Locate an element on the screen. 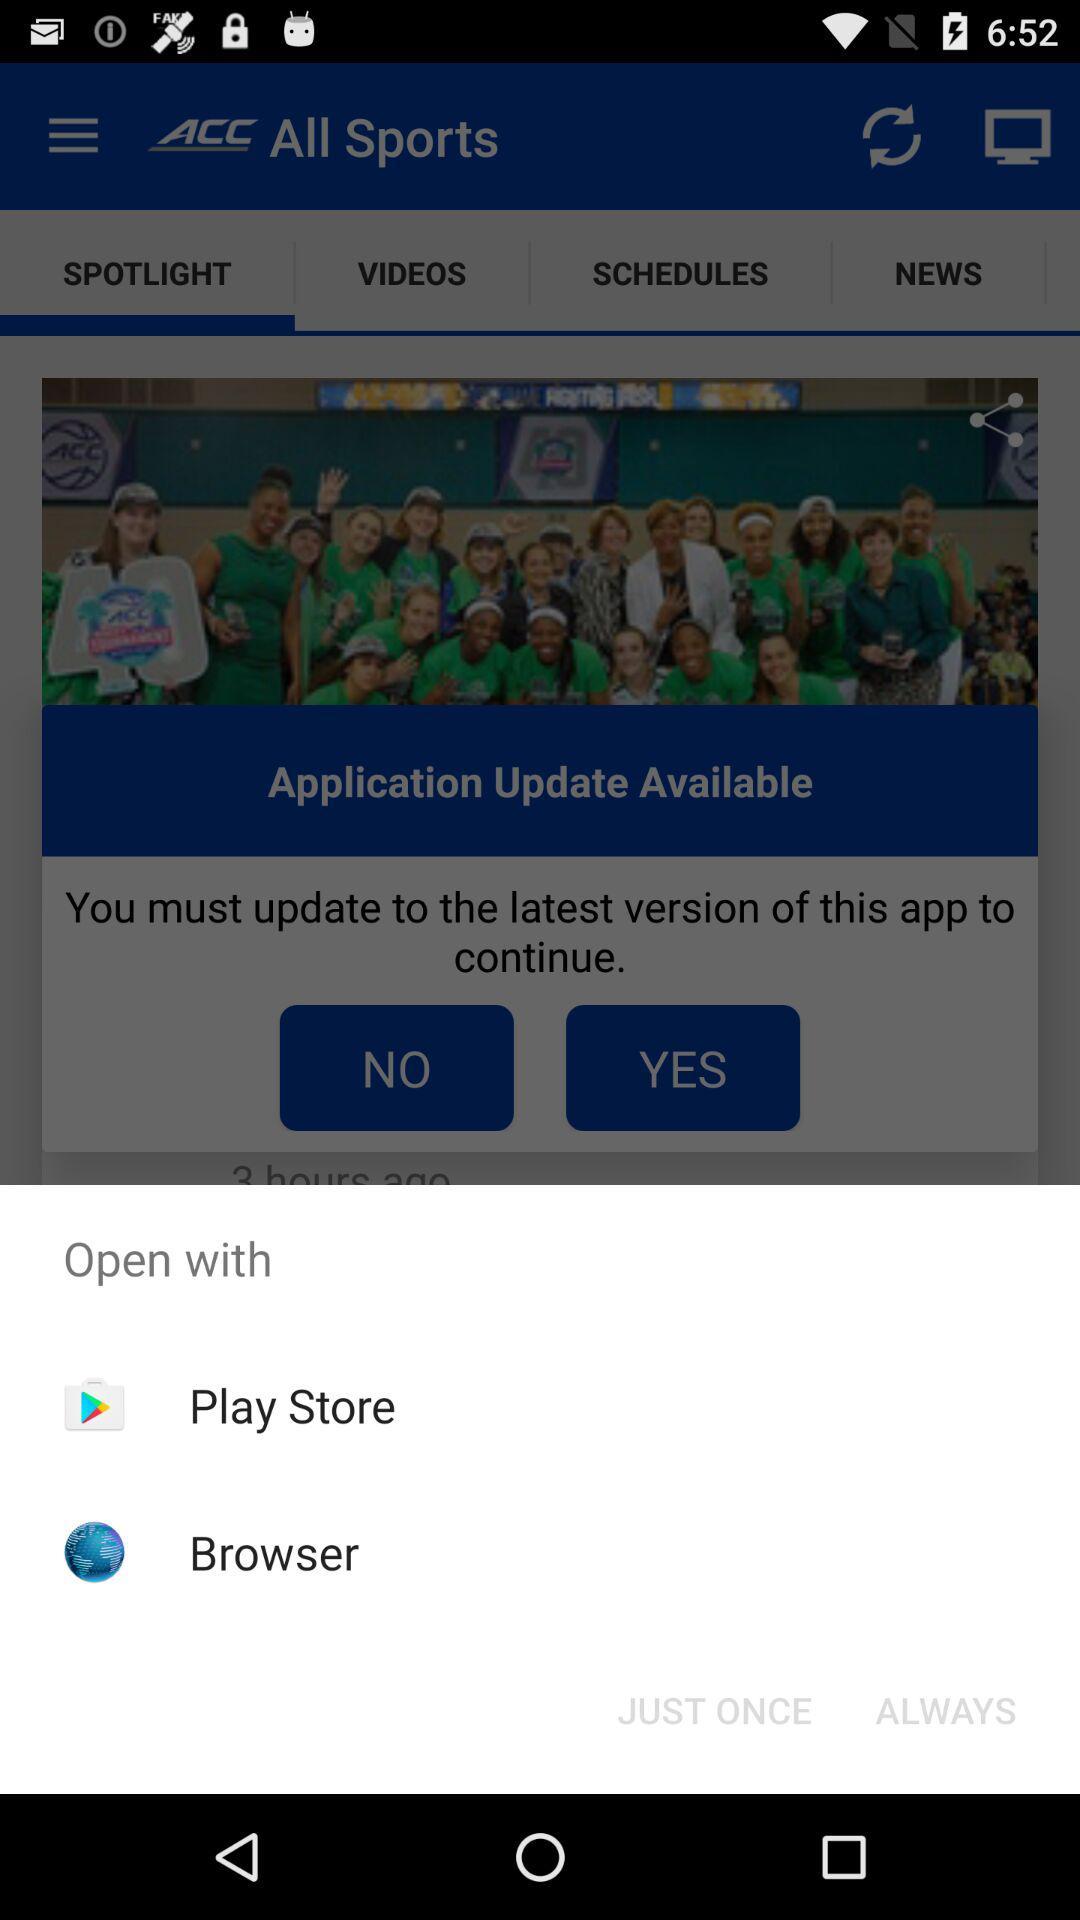 This screenshot has width=1080, height=1920. browser item is located at coordinates (274, 1551).